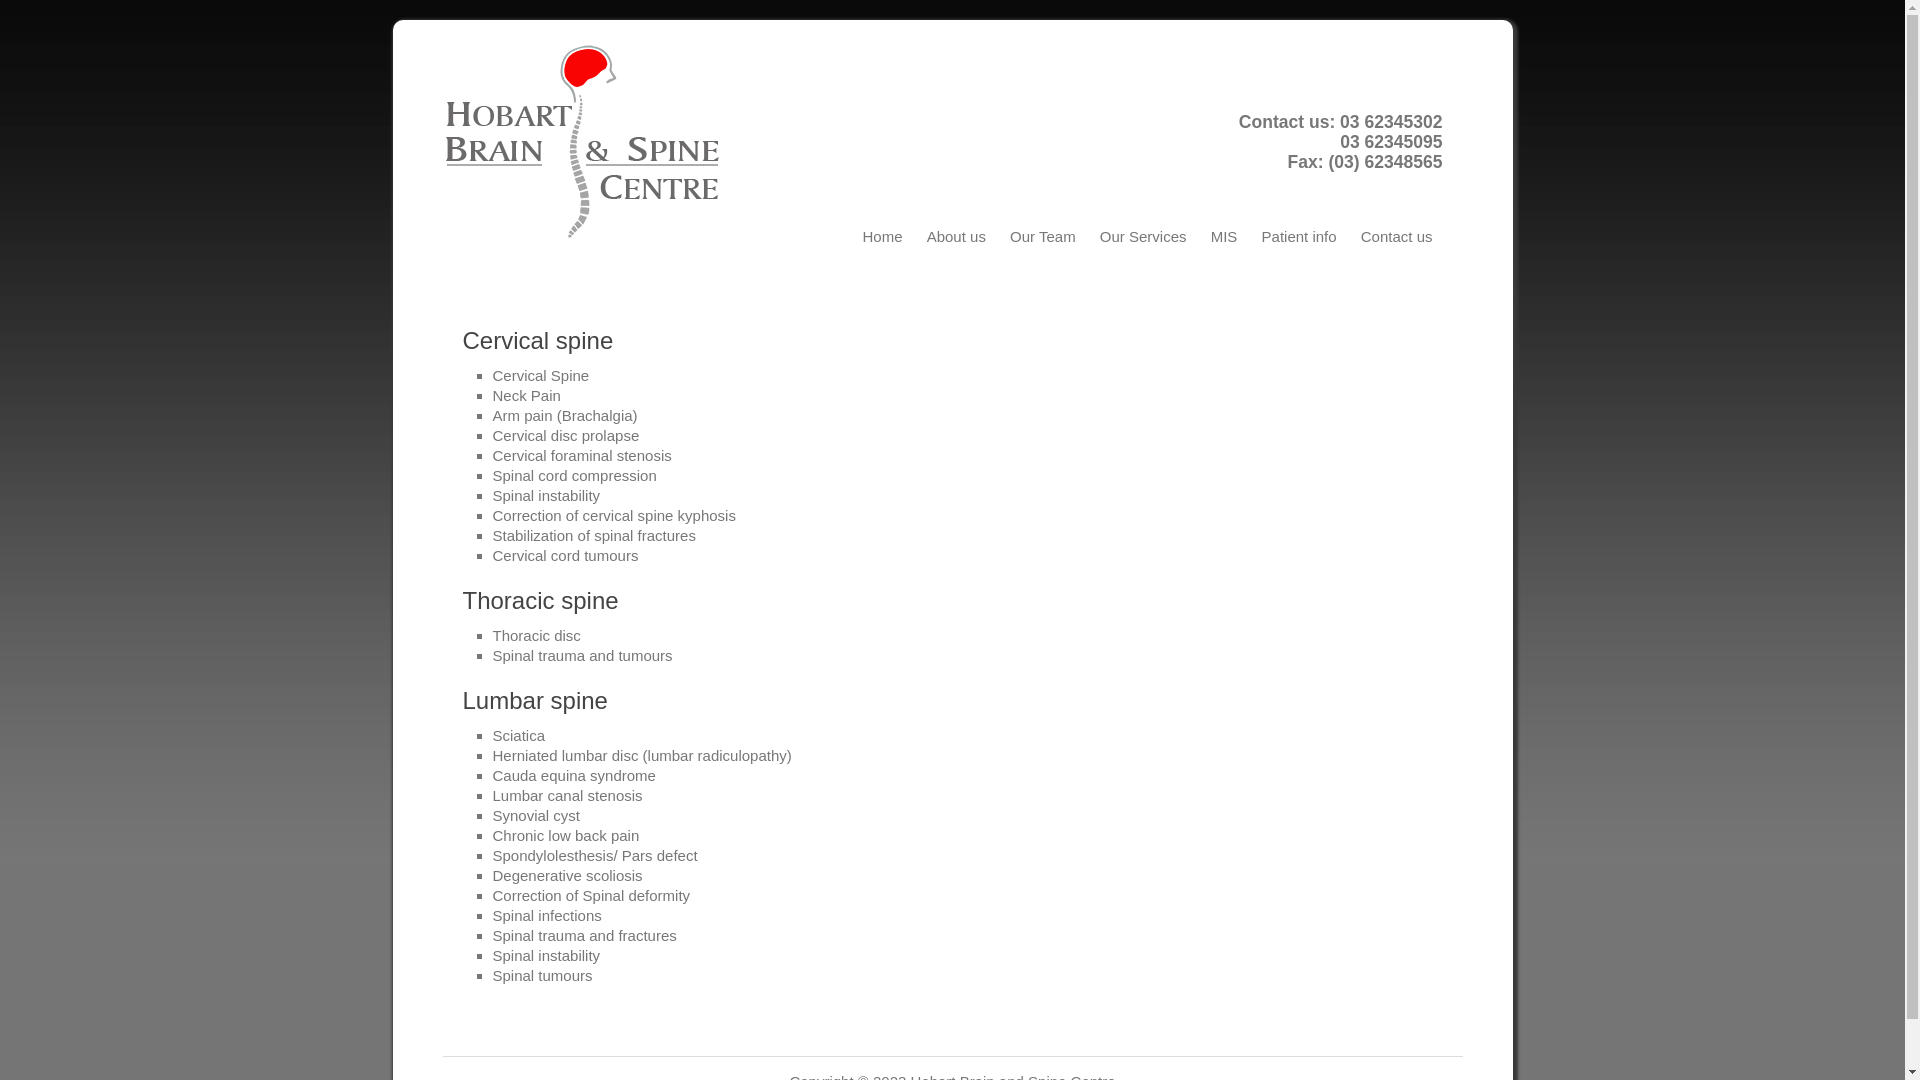 The height and width of the screenshot is (1080, 1920). What do you see at coordinates (1223, 235) in the screenshot?
I see `'MIS'` at bounding box center [1223, 235].